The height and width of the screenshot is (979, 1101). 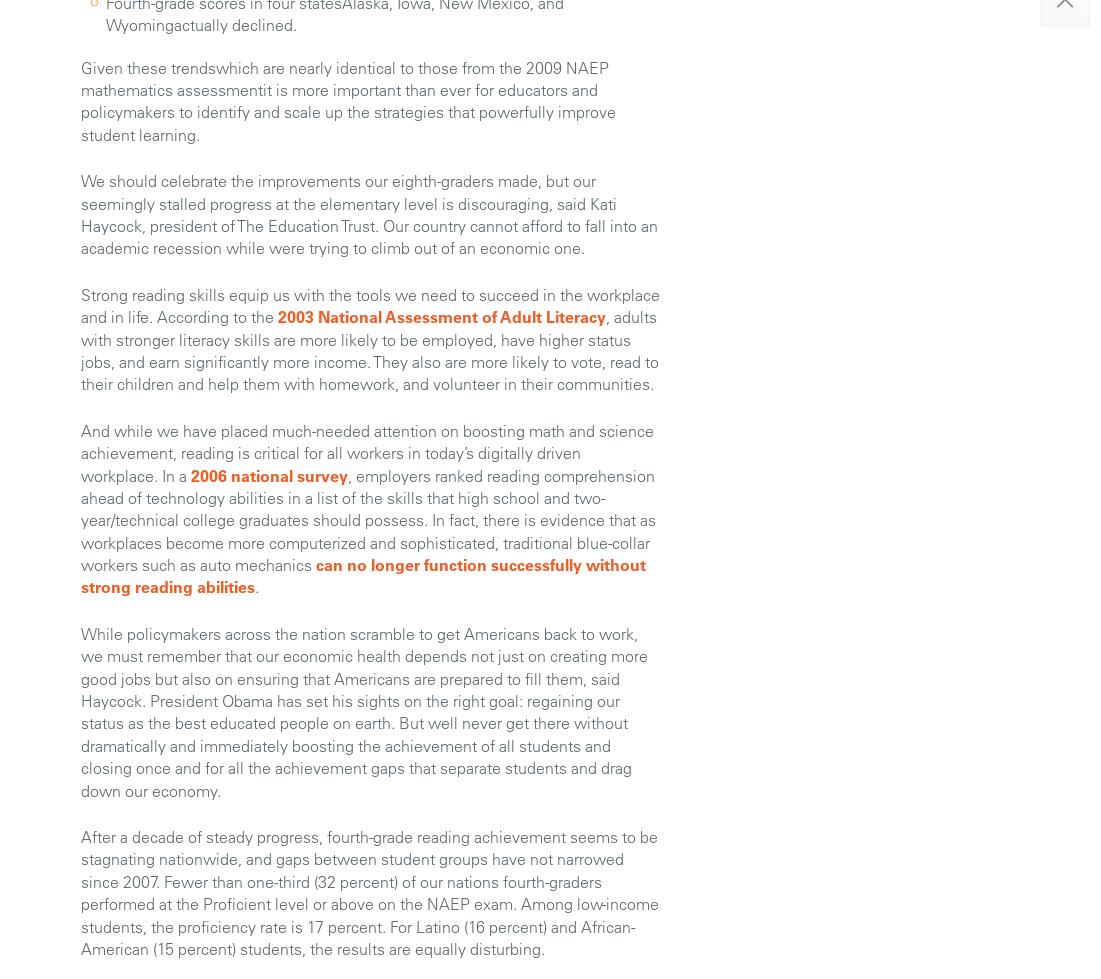 I want to click on 'After a decade of steady progress, fourth-grade reading achievement seems to be stagnating nationwide, and gaps between student groups have not narrowed since 2007. Fewer than one-third (32 percent) of our nations fourth-graders performed at the Proficient level or above on the NAEP exam. Among low-income students, the proficiency rate is 17 percent. For Latino (16 percent) and African-American (15 percent) students, the results are equally disturbing.', so click(x=369, y=890).